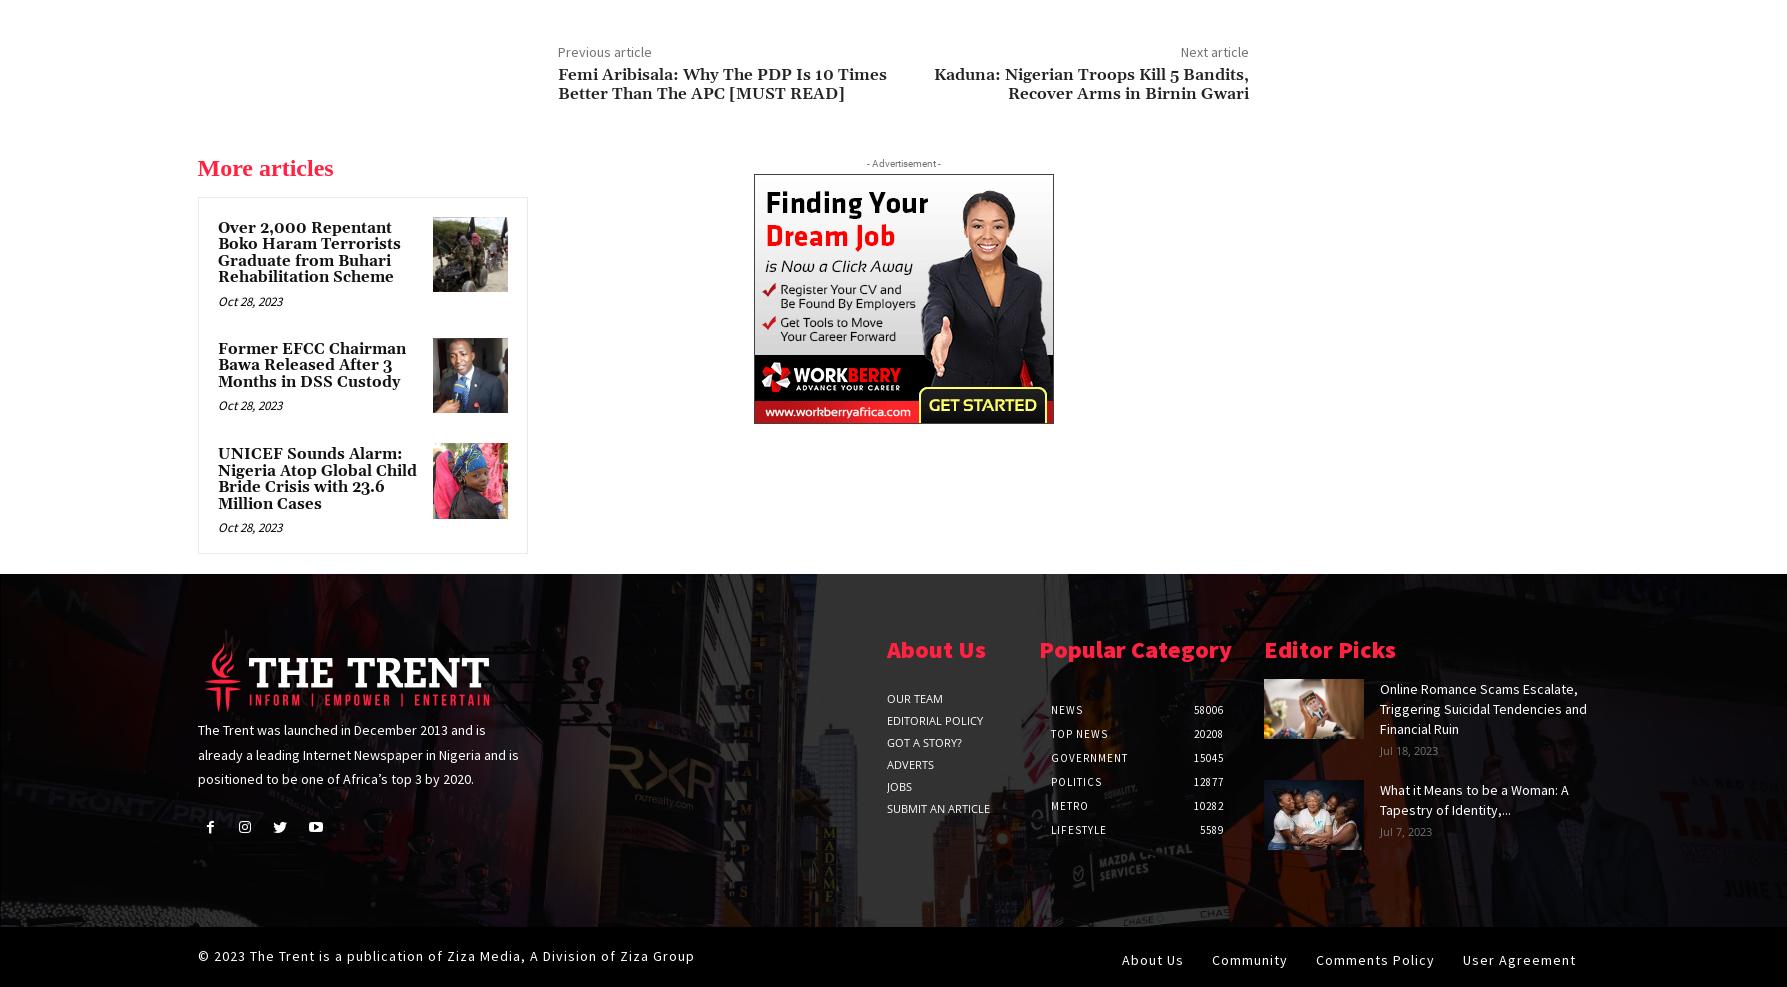  I want to click on 'UNICEF Sounds Alarm: Nigeria Atop Global Child Bride Crisis with 23.6 Million Cases', so click(315, 477).